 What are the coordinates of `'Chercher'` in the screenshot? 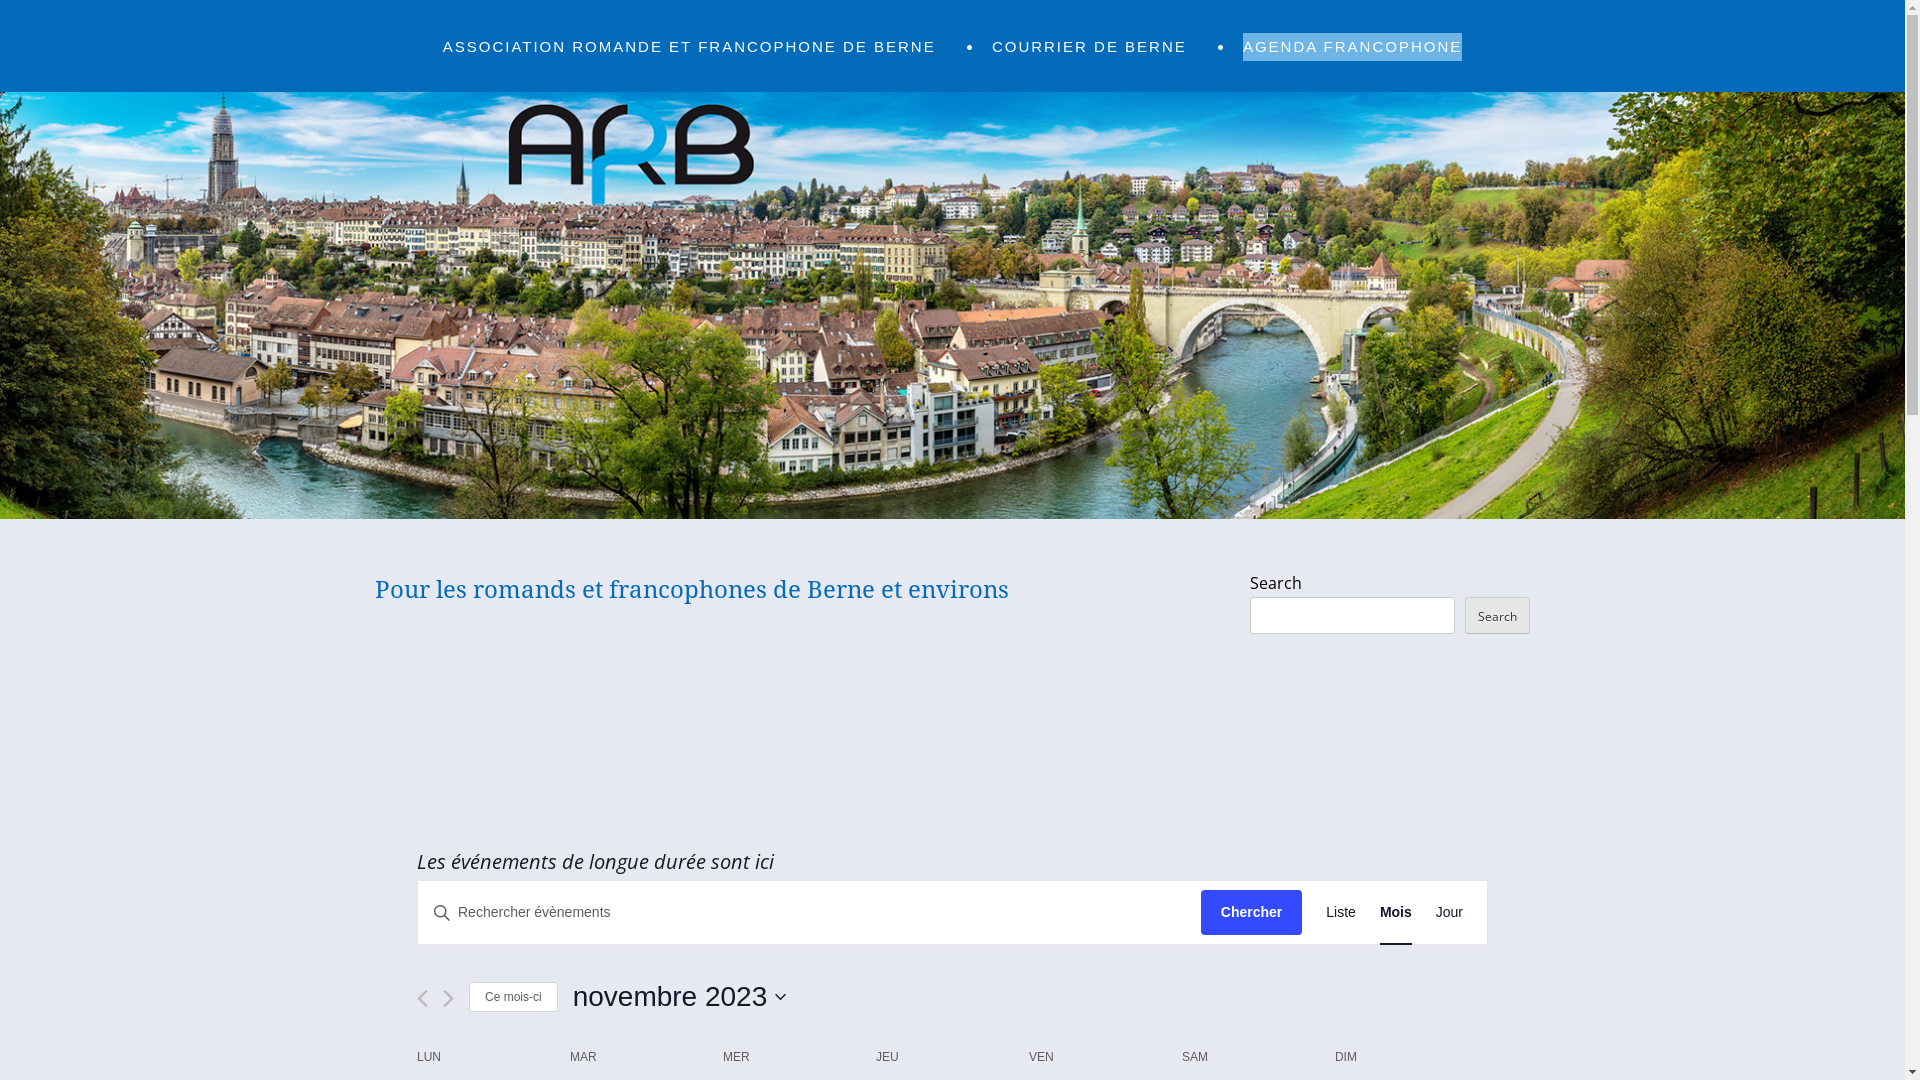 It's located at (1250, 912).